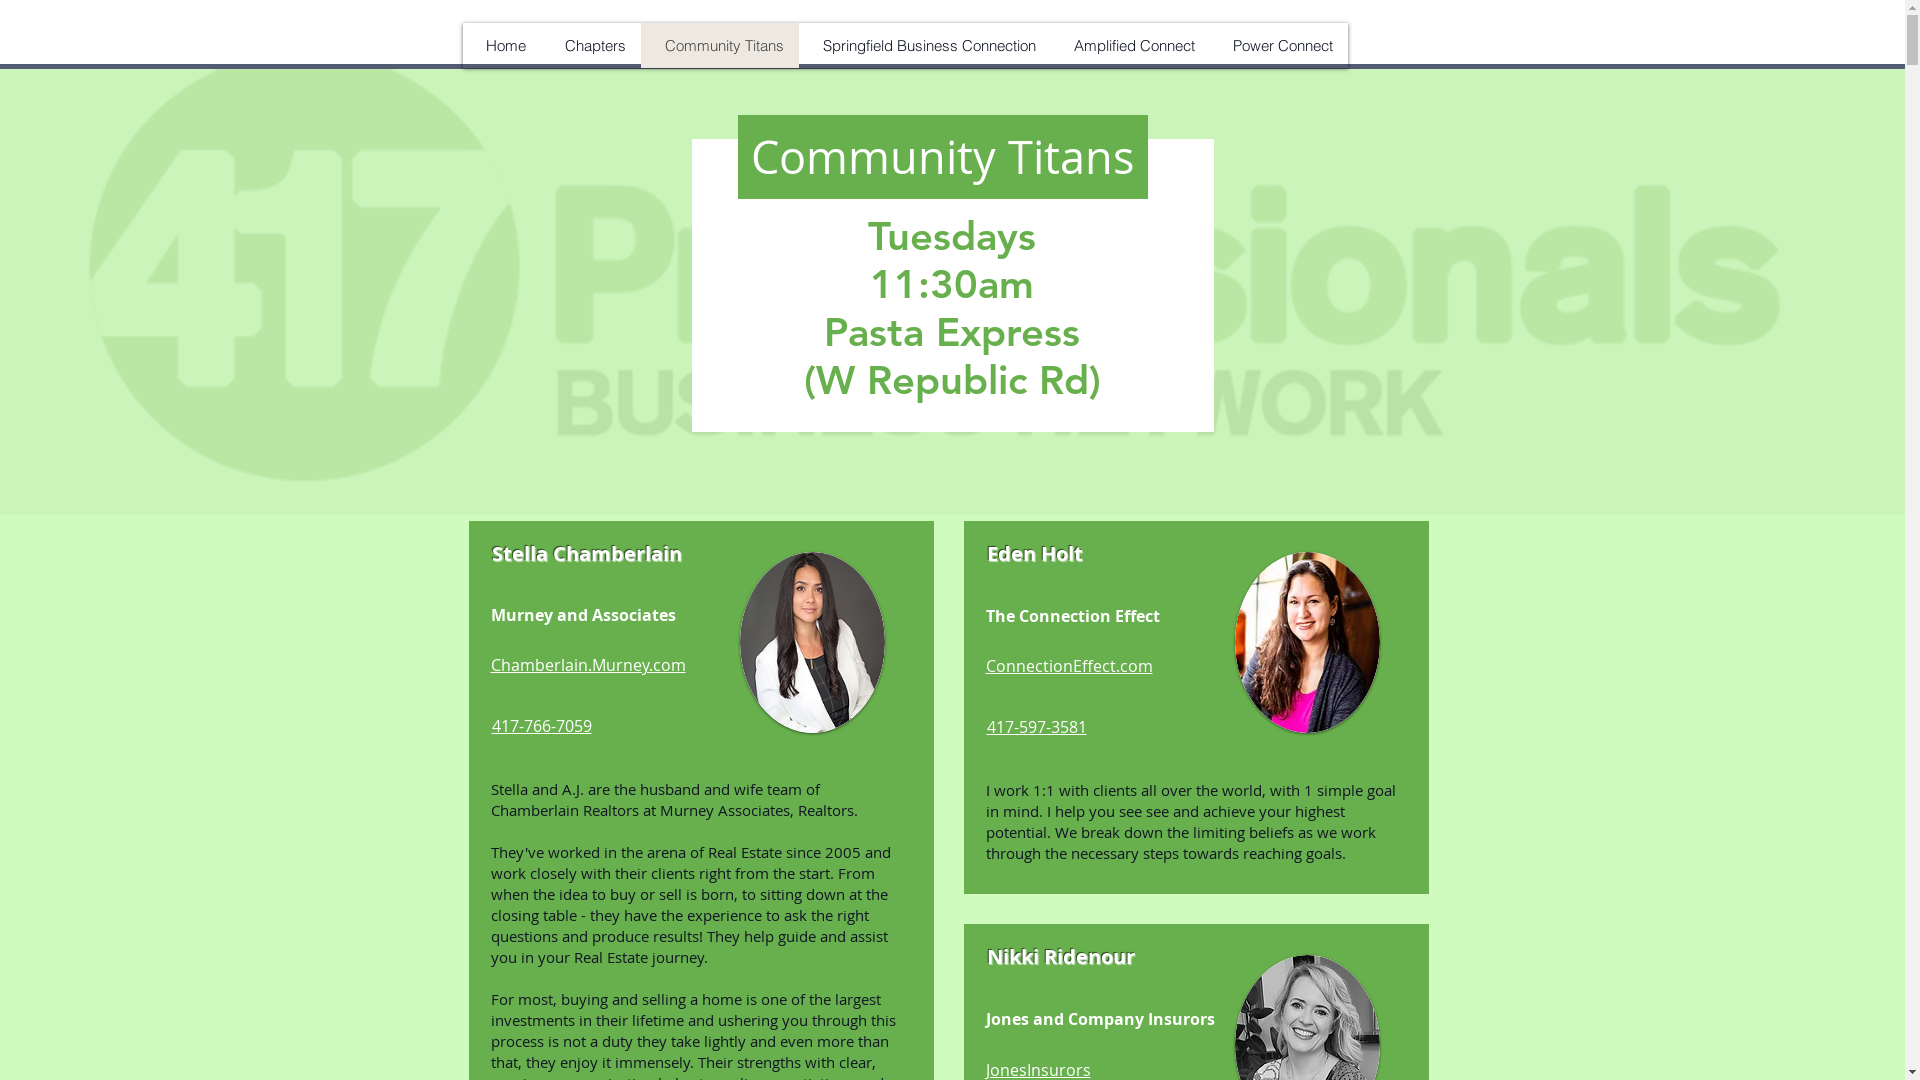 Image resolution: width=1920 pixels, height=1080 pixels. Describe the element at coordinates (1036, 726) in the screenshot. I see `'417-597-3581'` at that location.